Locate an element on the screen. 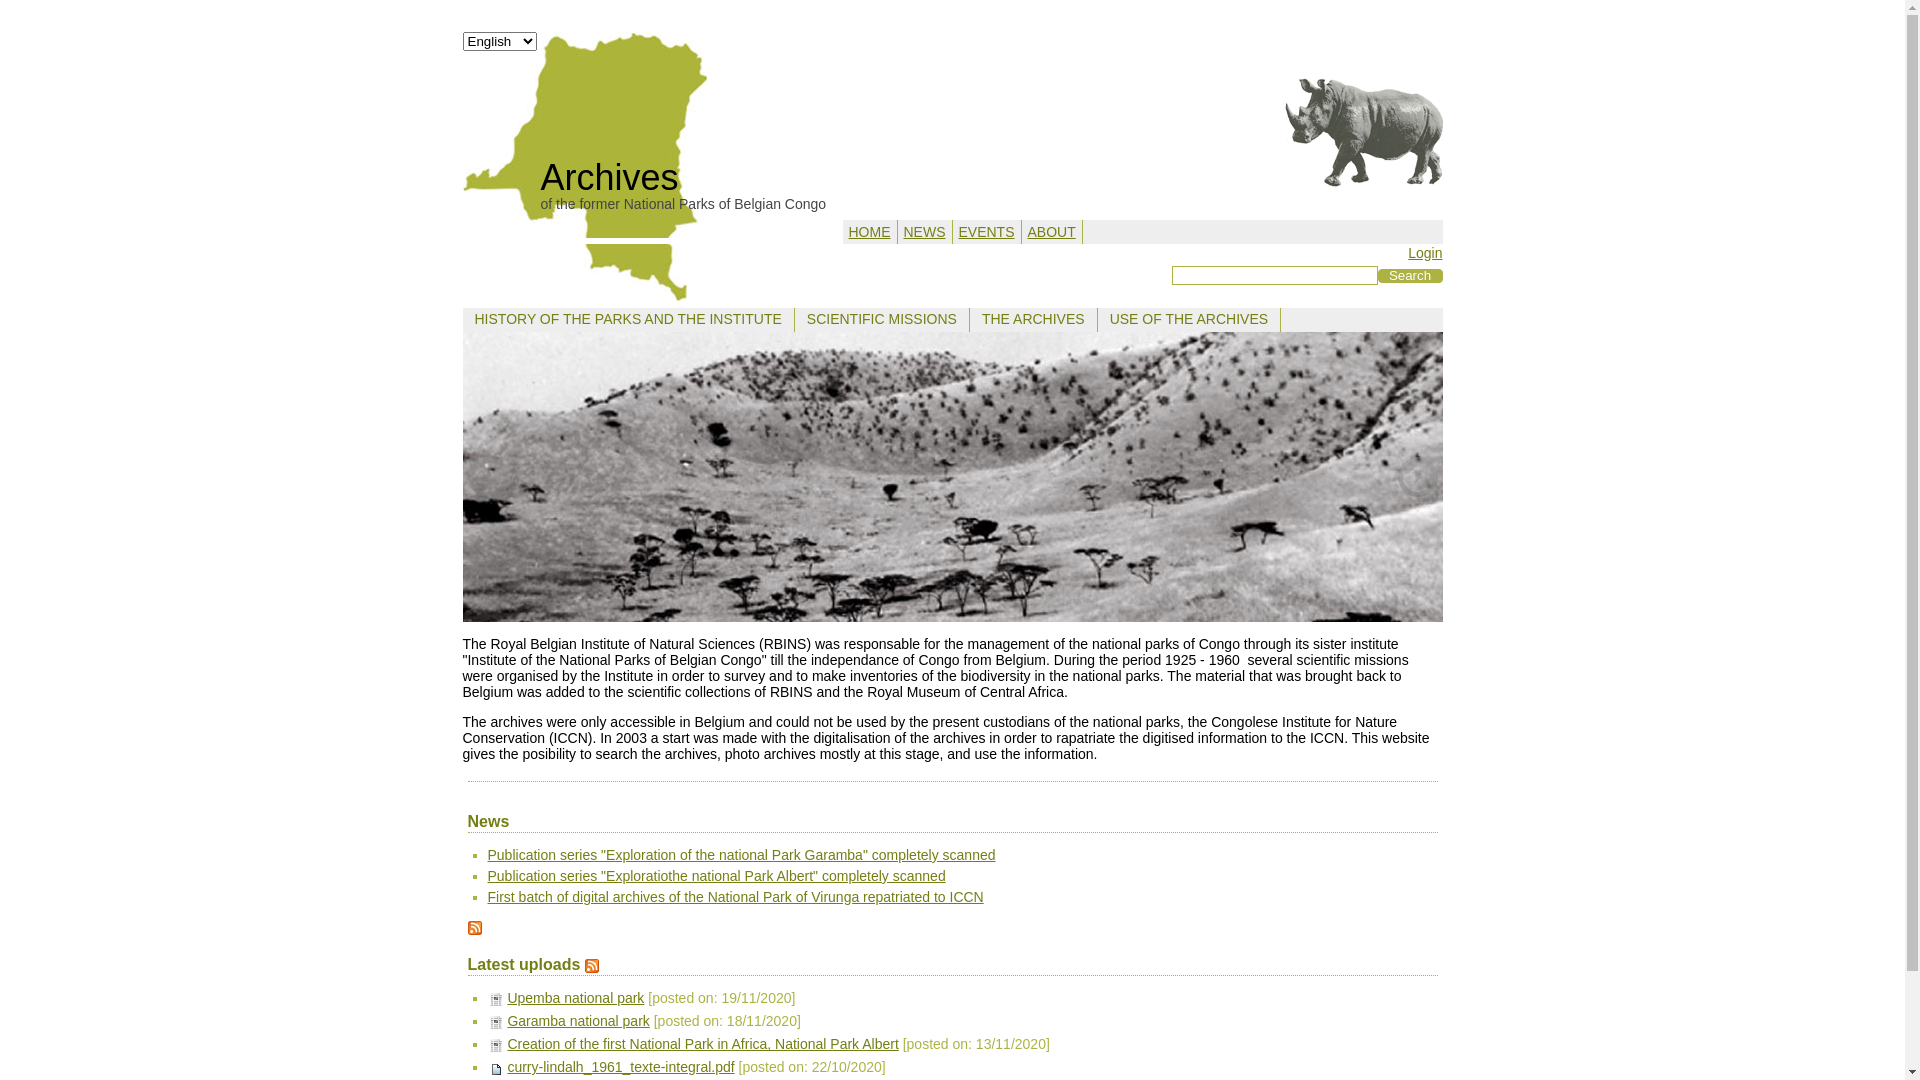  'HISTORY OF THE PARKS AND THE INSTITUTE' is located at coordinates (626, 318).